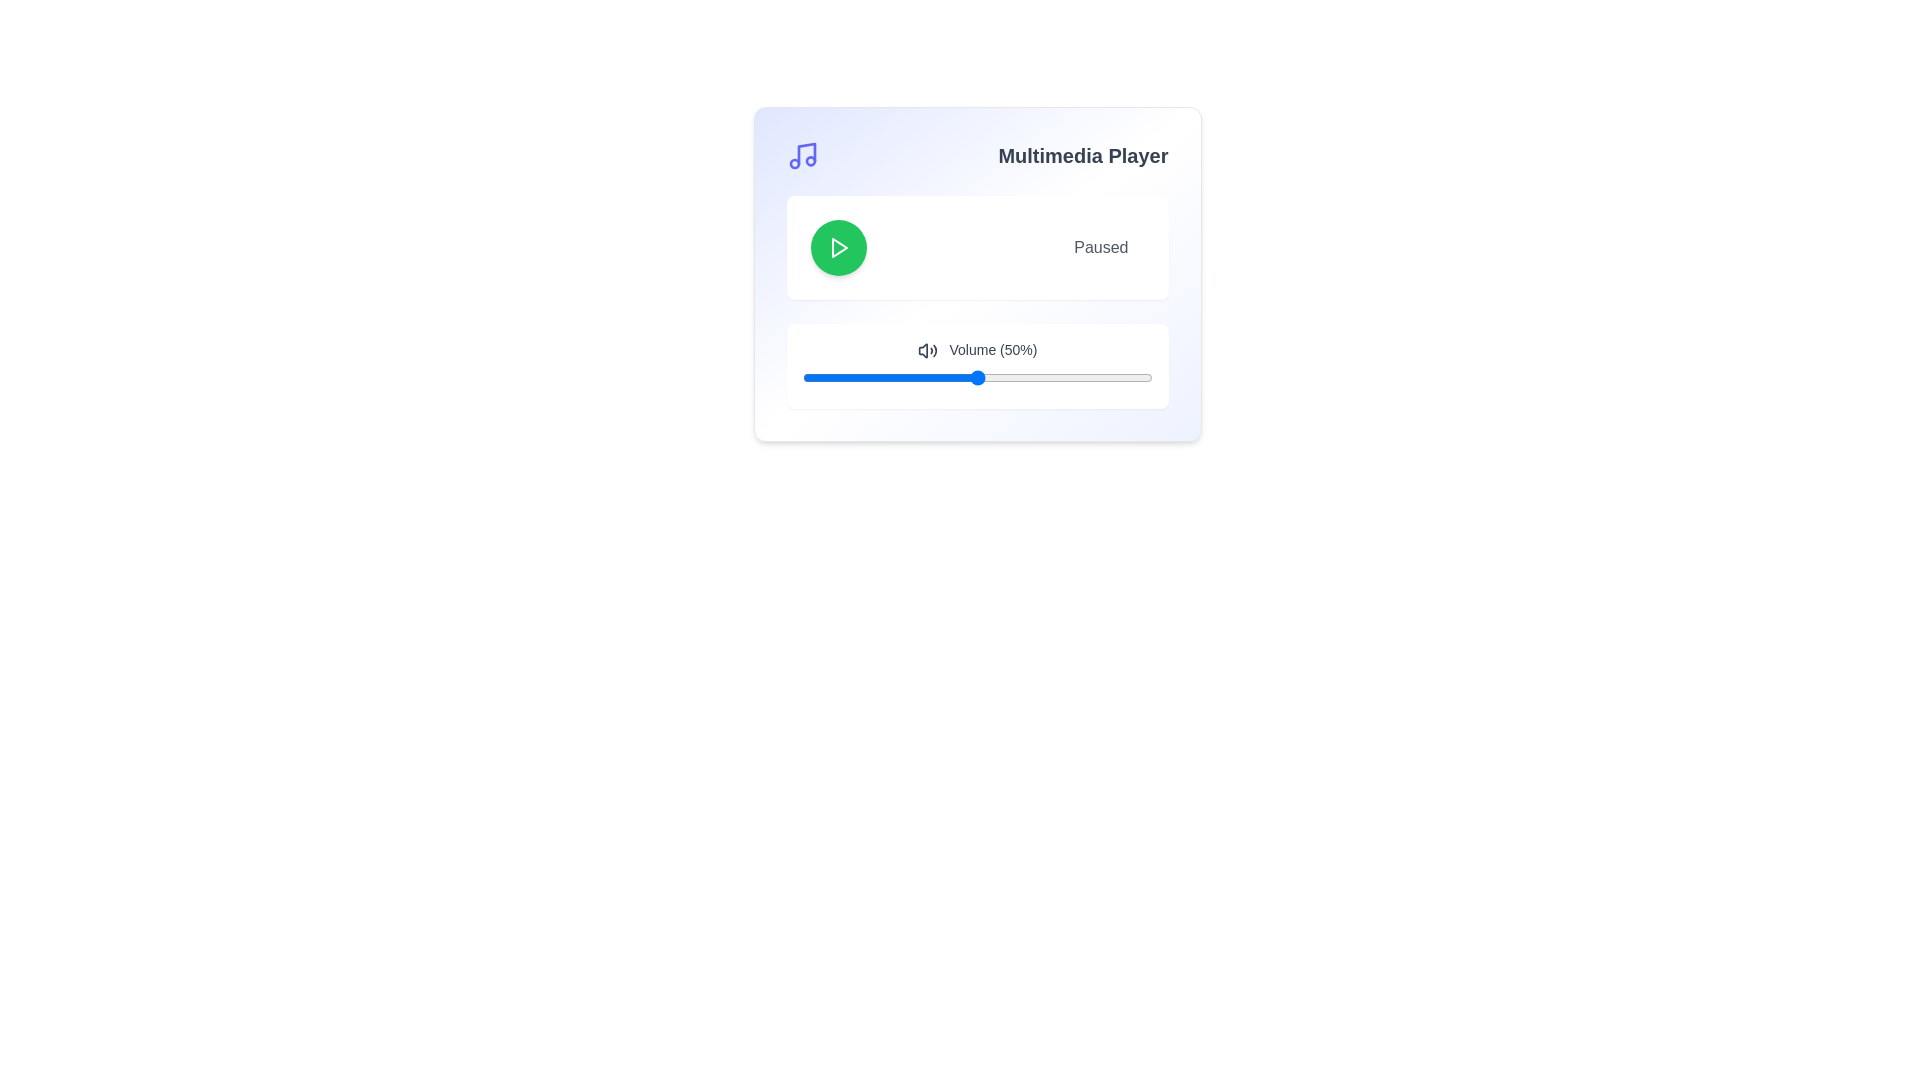 The image size is (1920, 1080). What do you see at coordinates (1100, 246) in the screenshot?
I see `the status label that indicates the current state of the multimedia player, which shows 'Paused' when the player is not active, positioned to the right of the circular green play button` at bounding box center [1100, 246].